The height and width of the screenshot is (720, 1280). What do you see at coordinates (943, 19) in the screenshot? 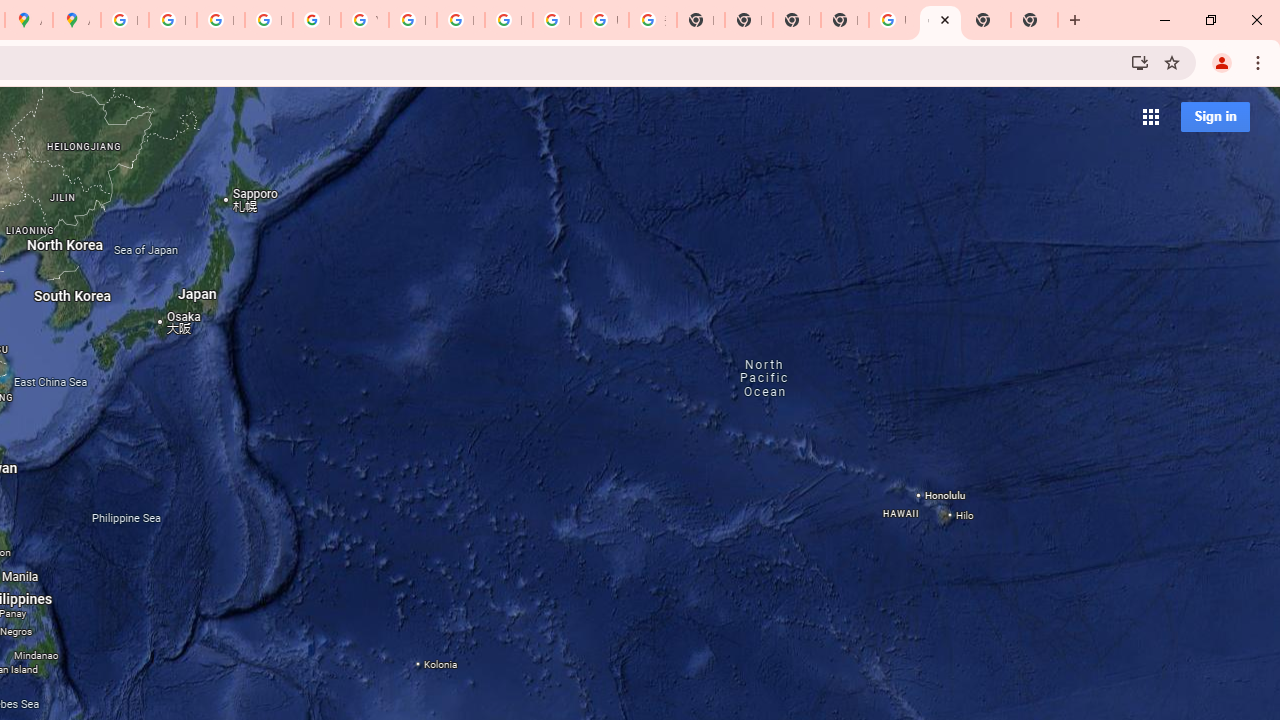
I see `'Close'` at bounding box center [943, 19].